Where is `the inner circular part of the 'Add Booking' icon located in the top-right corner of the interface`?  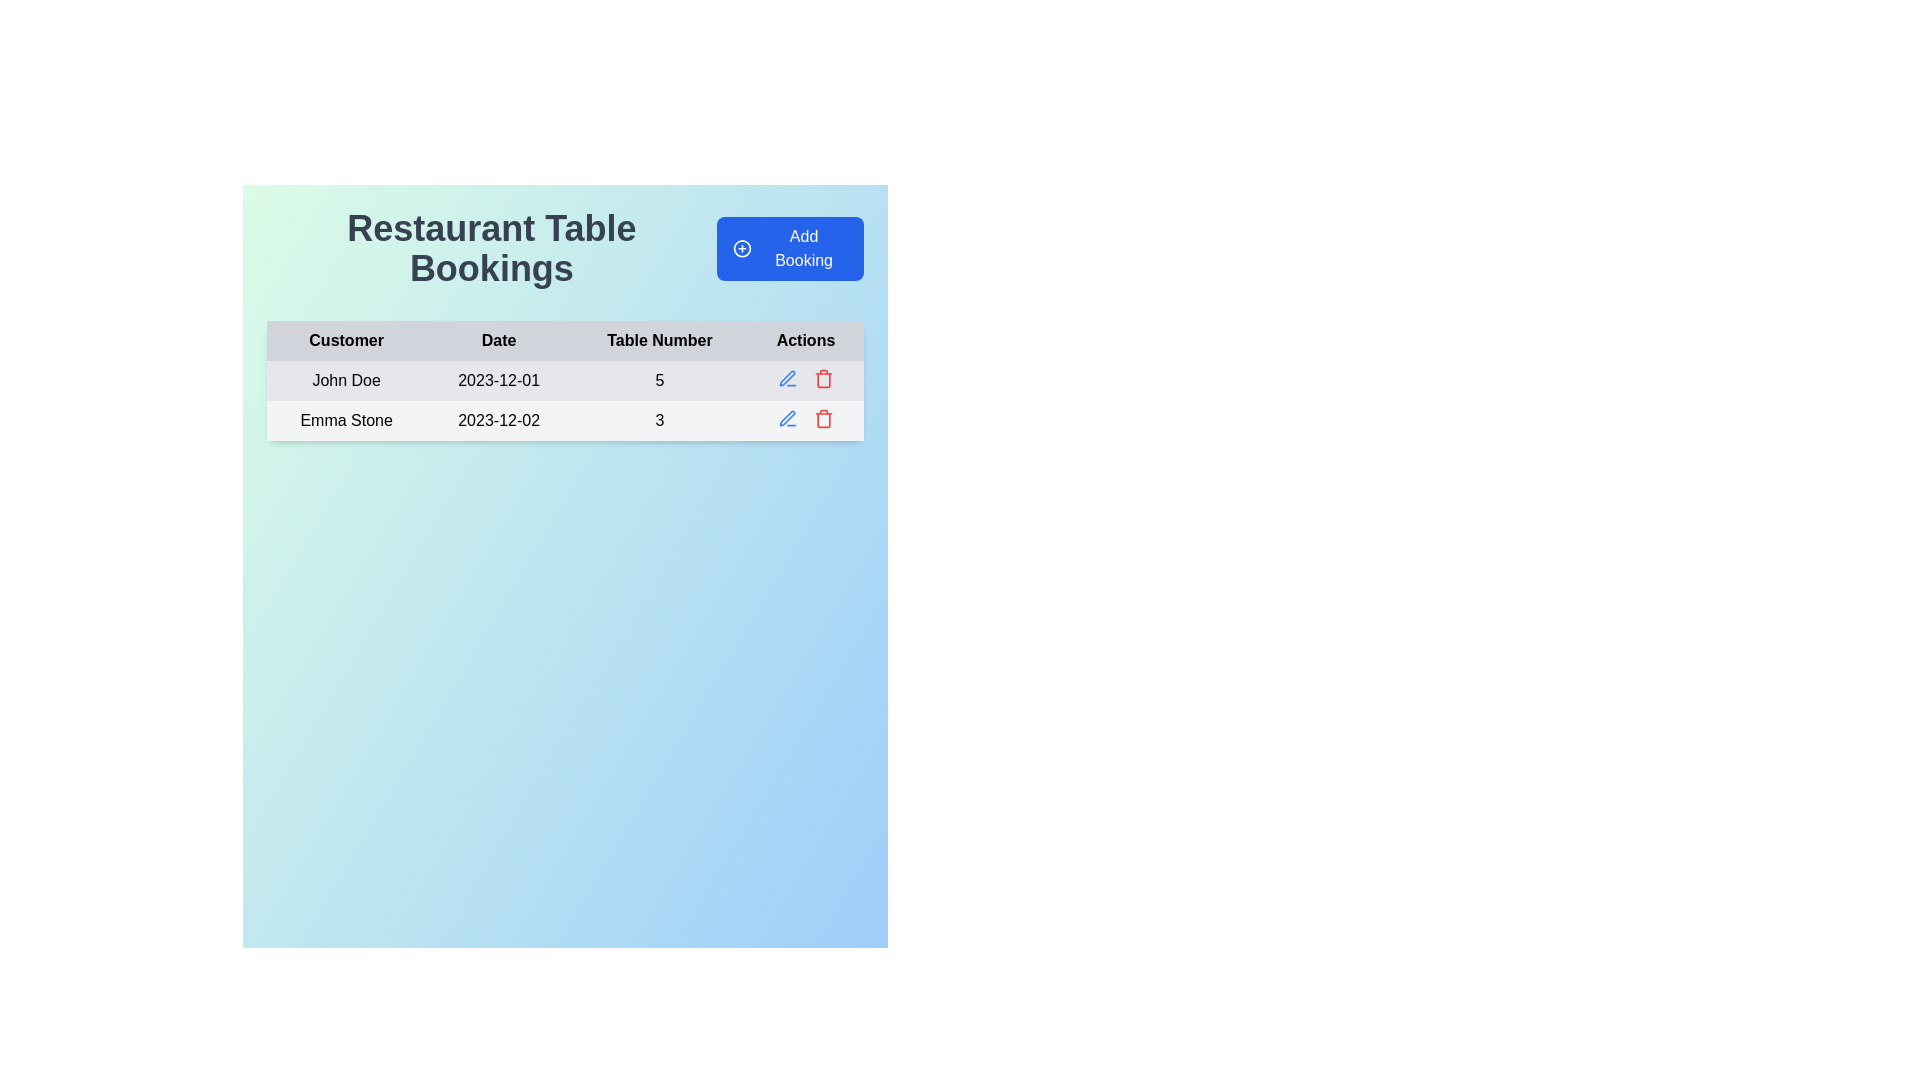 the inner circular part of the 'Add Booking' icon located in the top-right corner of the interface is located at coordinates (741, 248).